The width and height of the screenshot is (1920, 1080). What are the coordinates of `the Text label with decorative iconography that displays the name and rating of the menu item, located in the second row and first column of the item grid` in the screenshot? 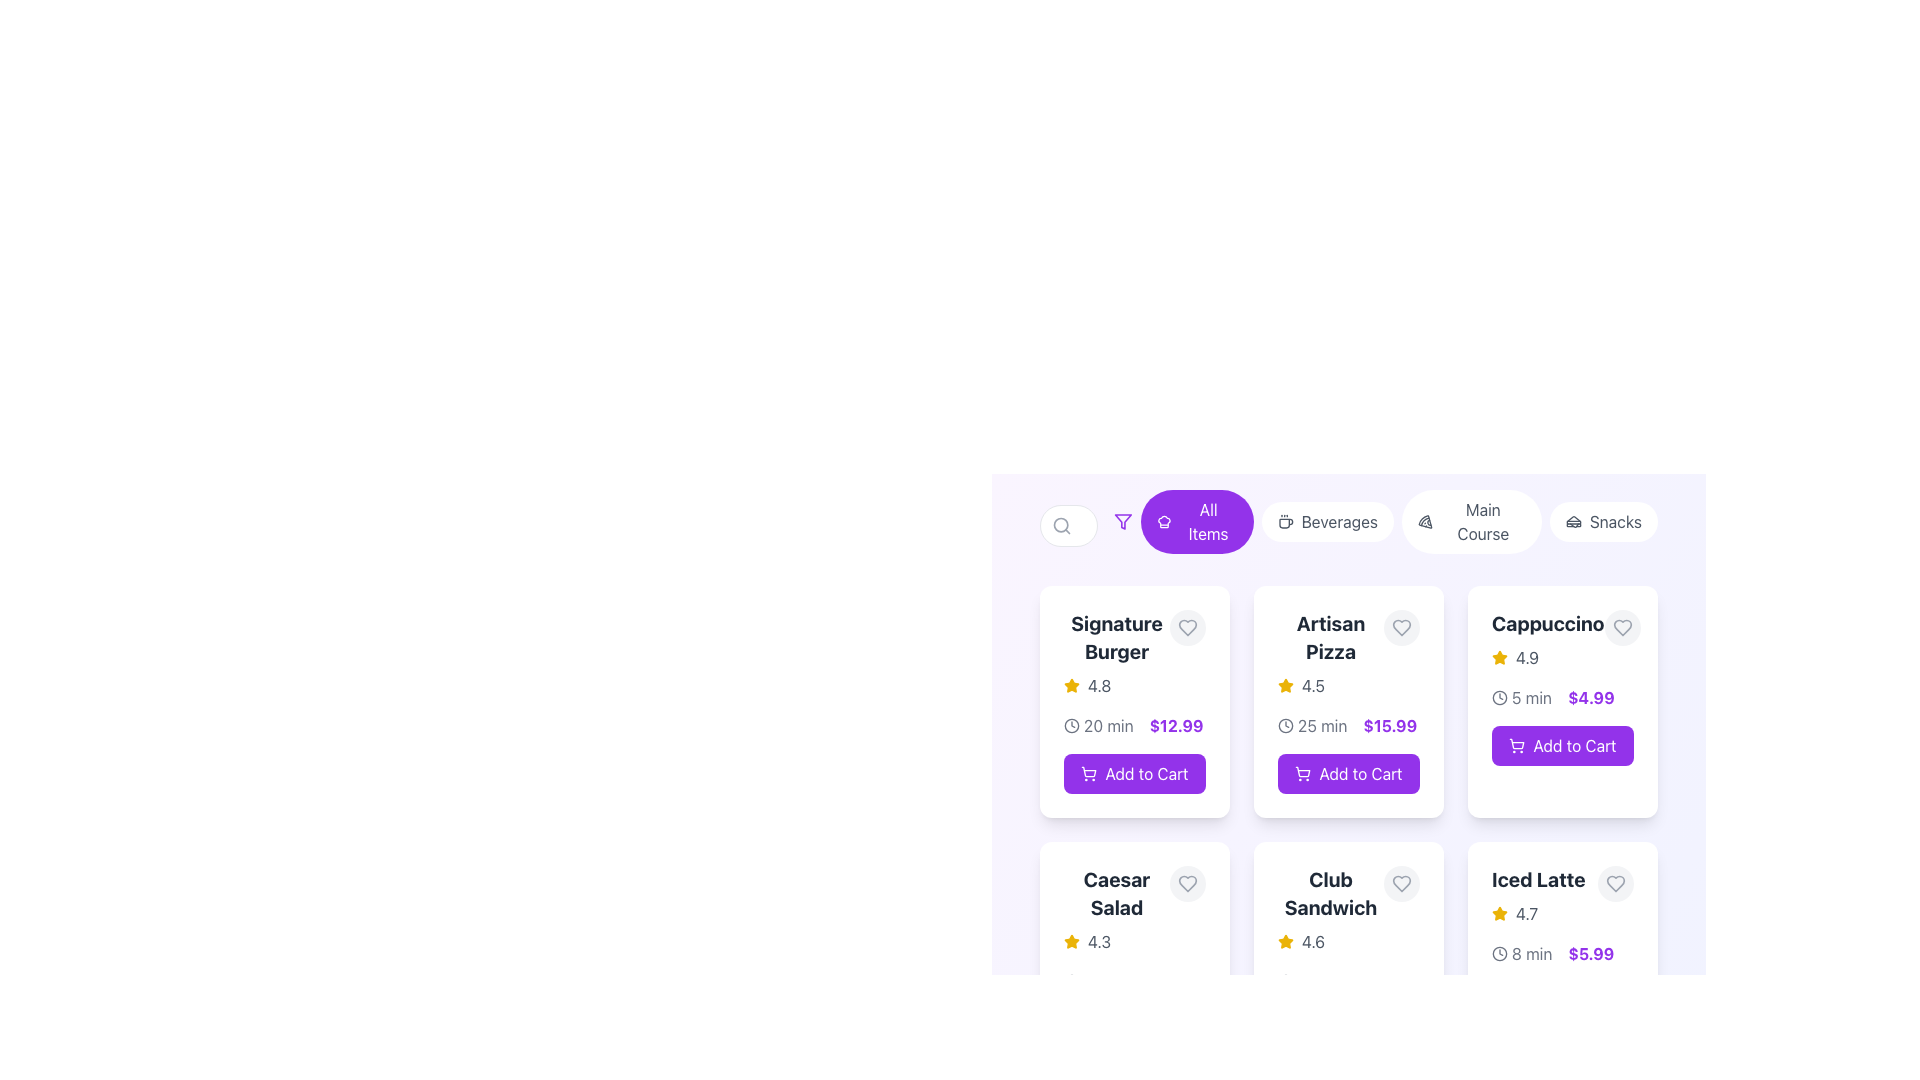 It's located at (1116, 910).